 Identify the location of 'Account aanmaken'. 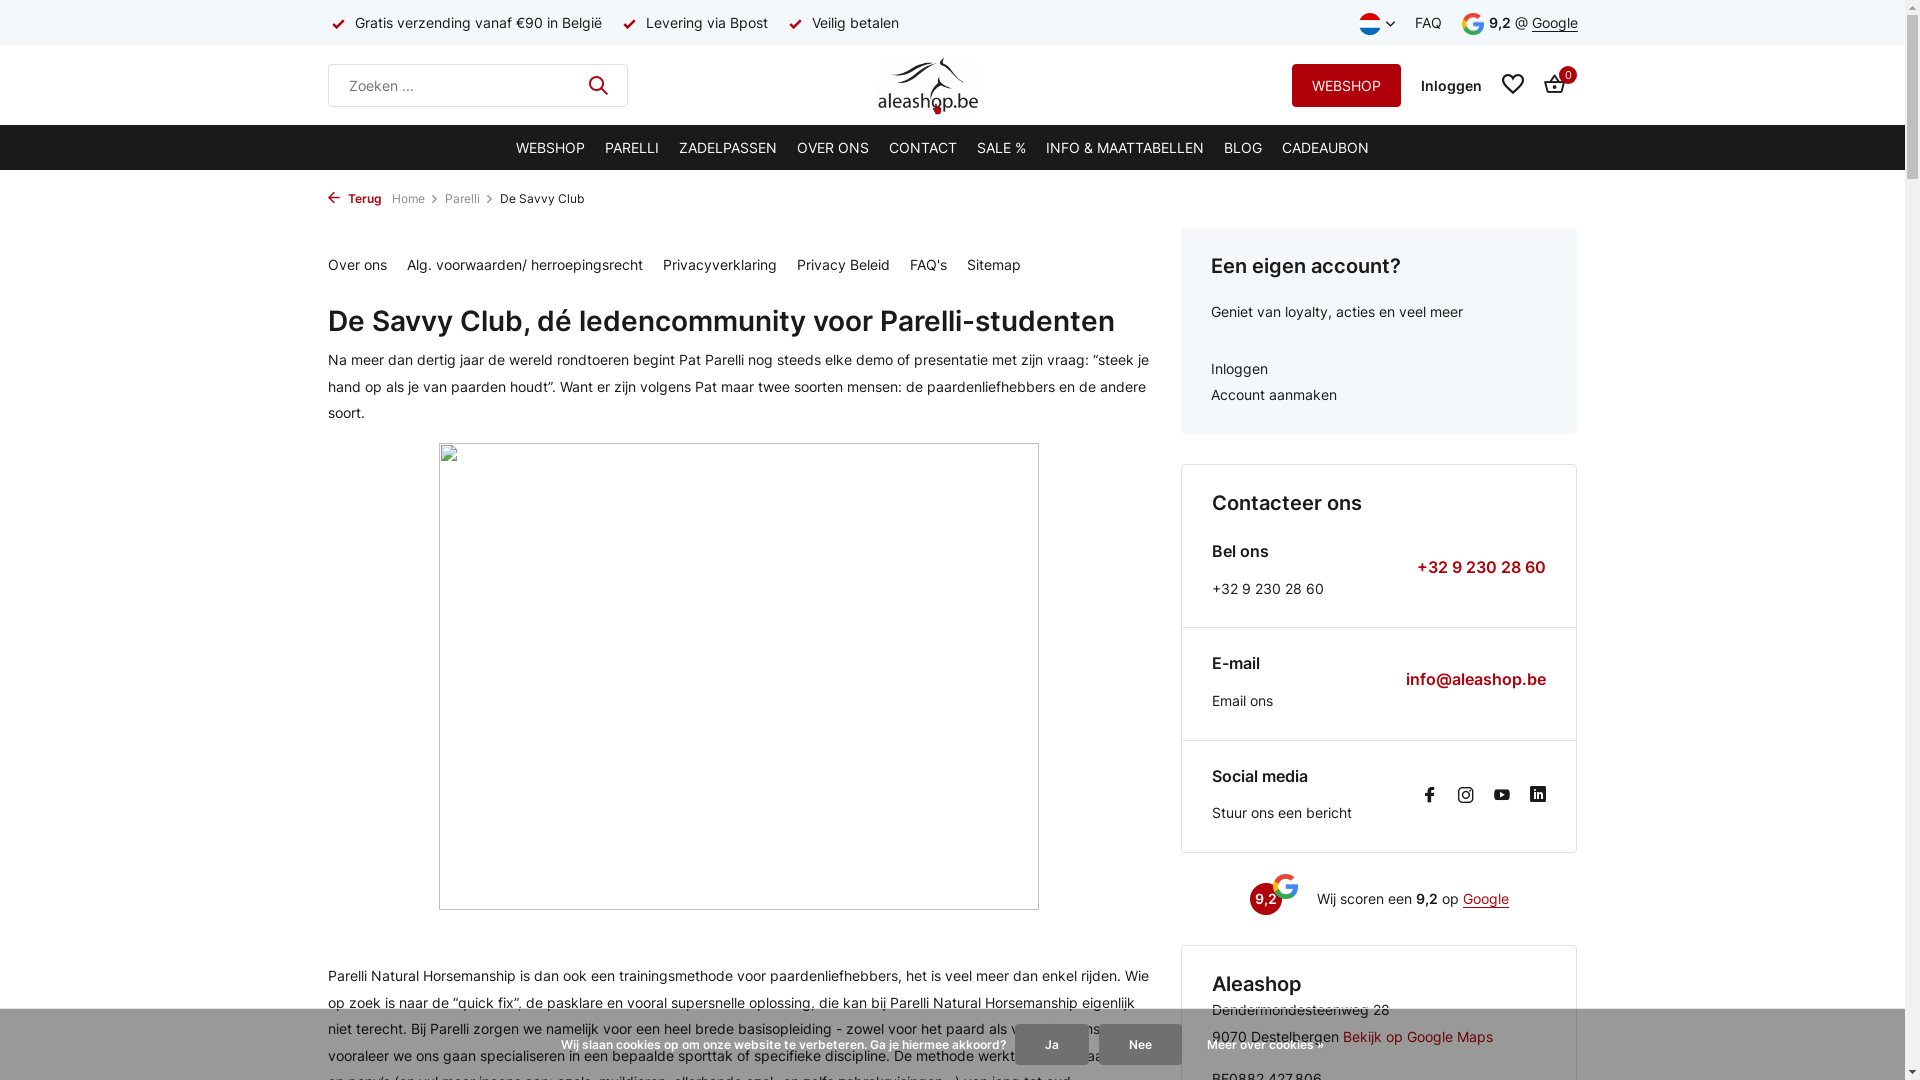
(1378, 395).